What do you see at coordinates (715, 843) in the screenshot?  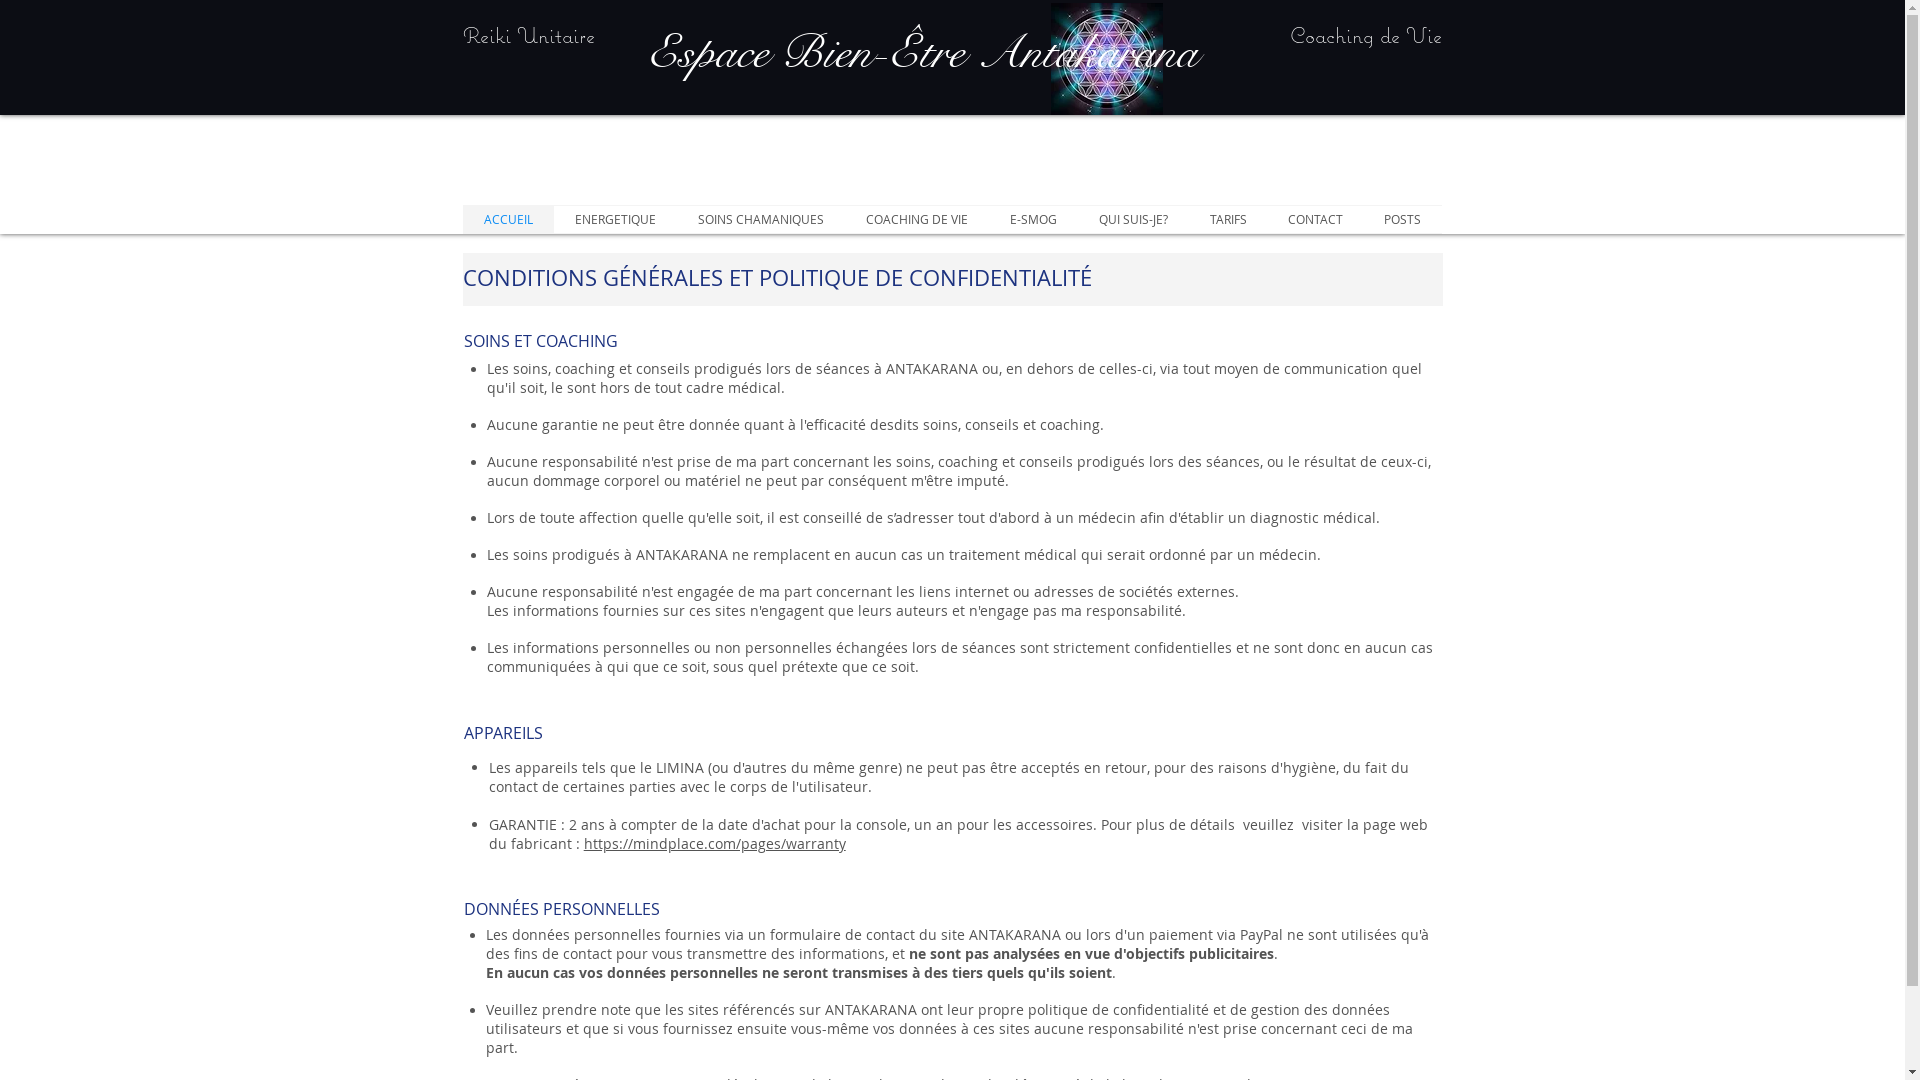 I see `'https://mindplace.com/pages/warranty'` at bounding box center [715, 843].